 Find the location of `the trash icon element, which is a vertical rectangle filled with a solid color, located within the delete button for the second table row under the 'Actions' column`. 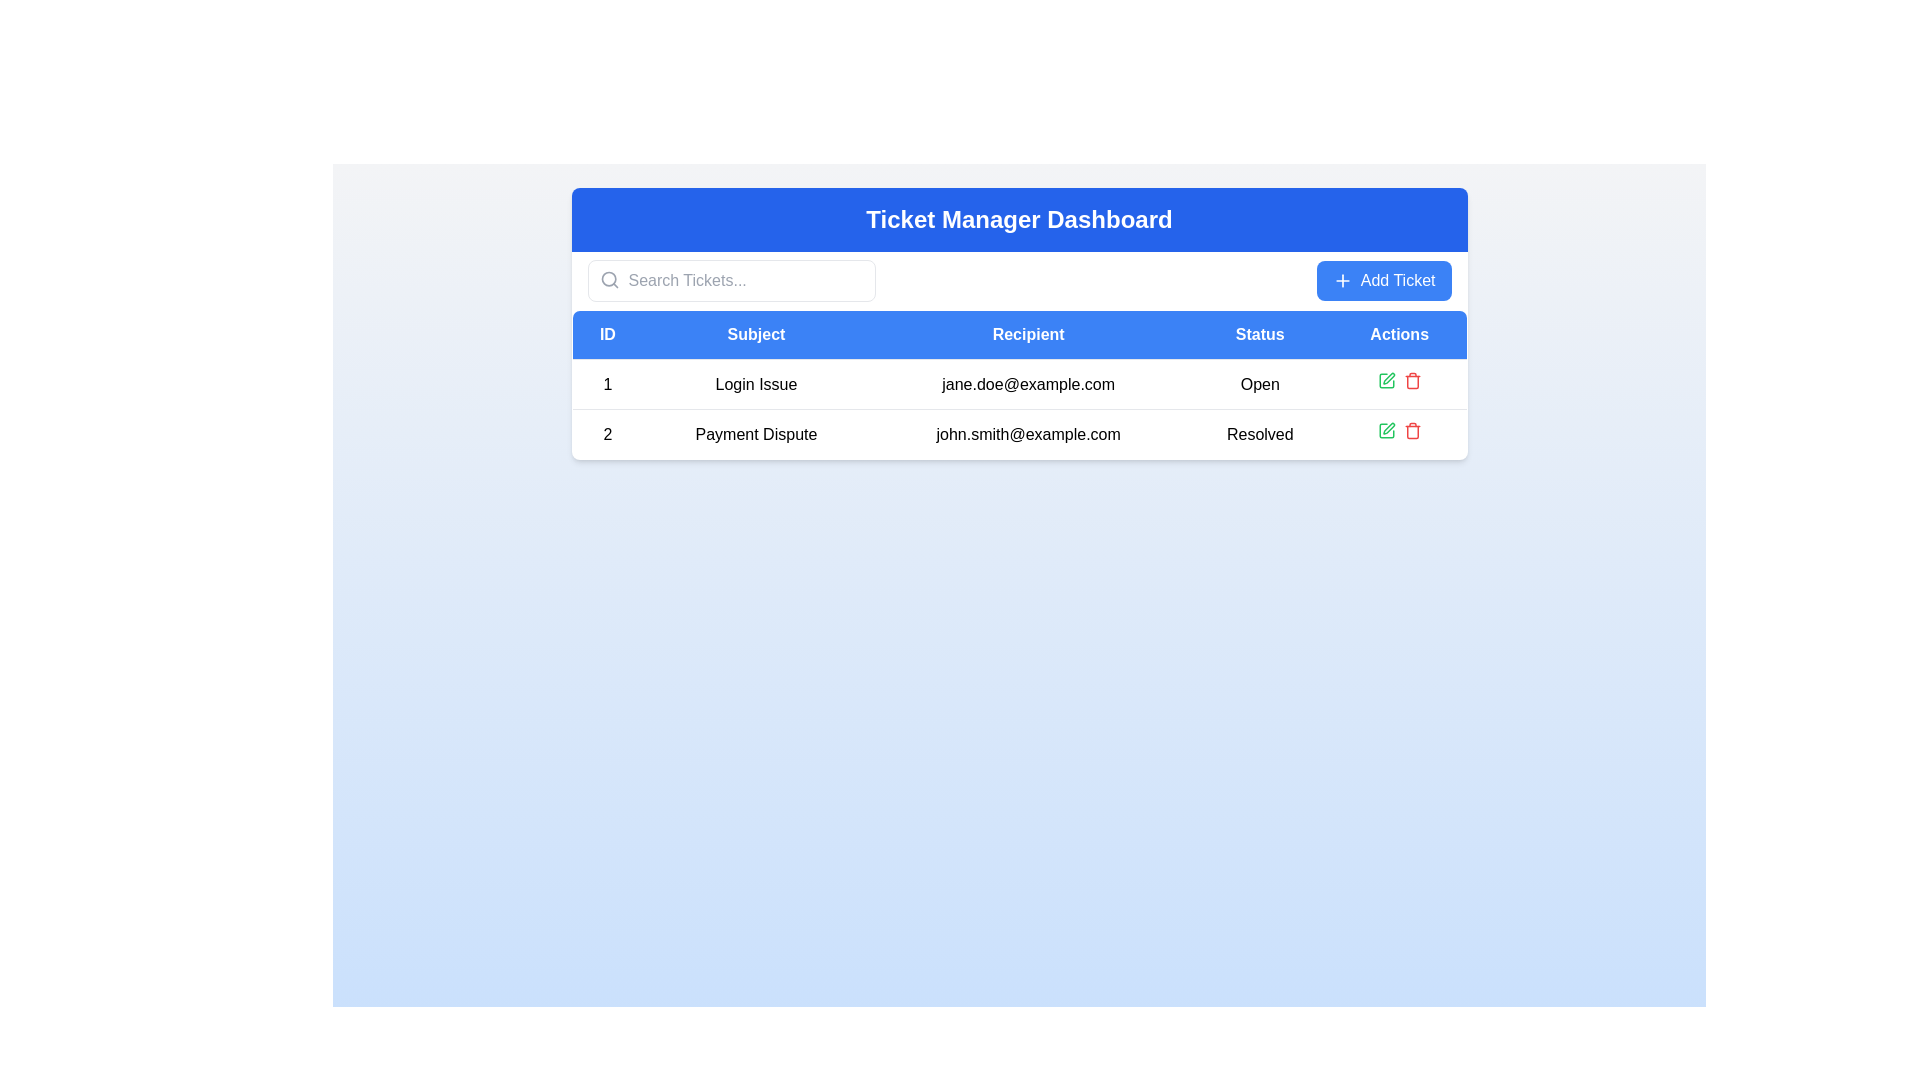

the trash icon element, which is a vertical rectangle filled with a solid color, located within the delete button for the second table row under the 'Actions' column is located at coordinates (1411, 382).